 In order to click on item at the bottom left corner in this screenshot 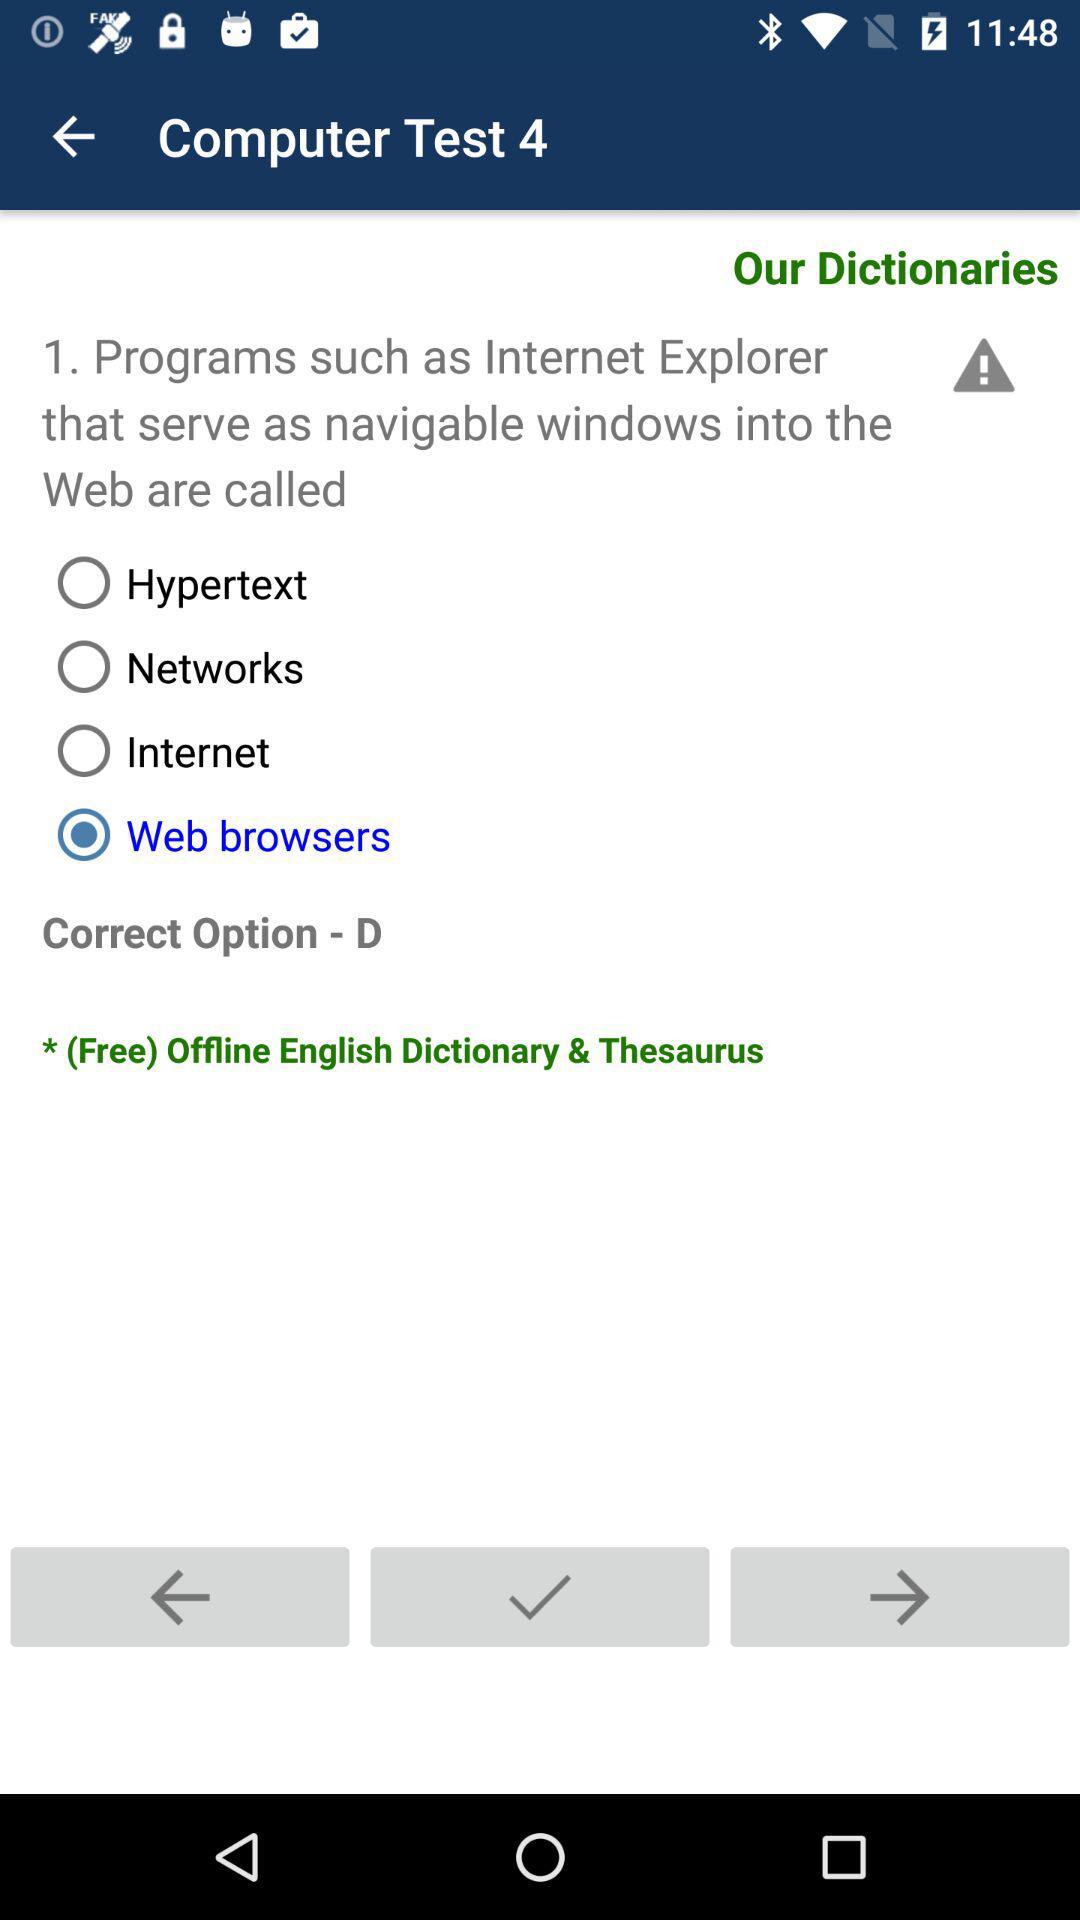, I will do `click(180, 1596)`.